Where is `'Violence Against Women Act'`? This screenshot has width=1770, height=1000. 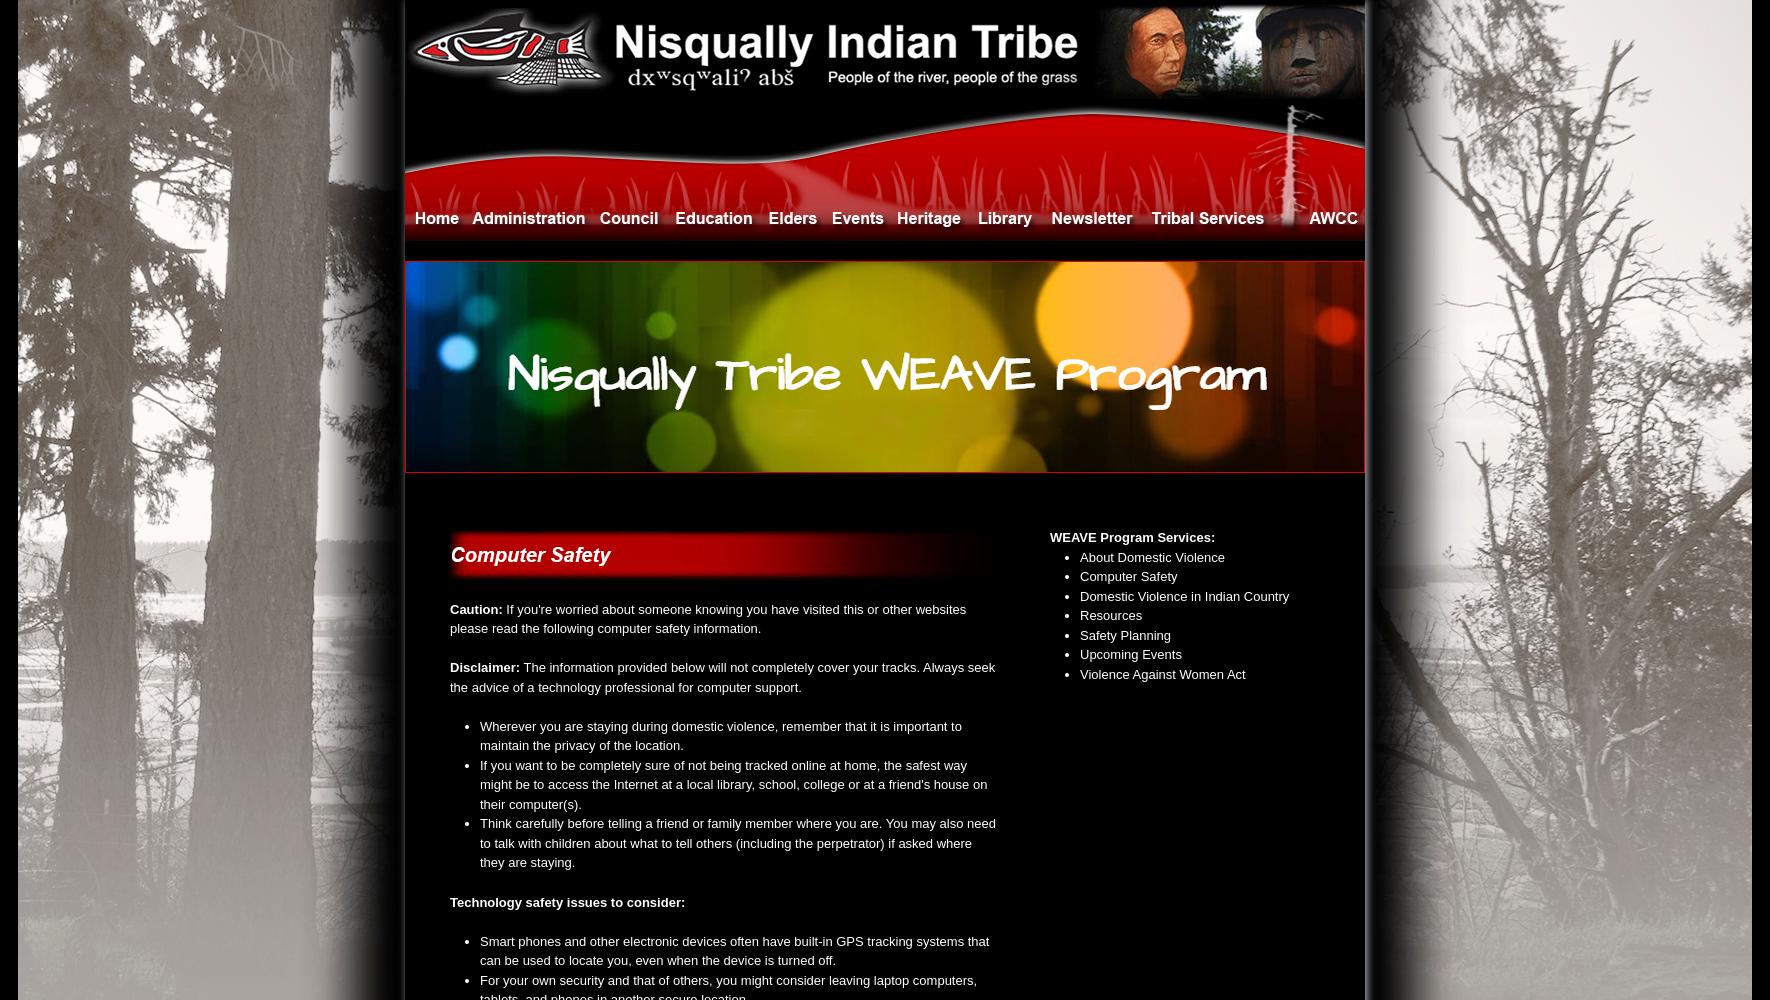
'Violence Against Women Act' is located at coordinates (1162, 673).